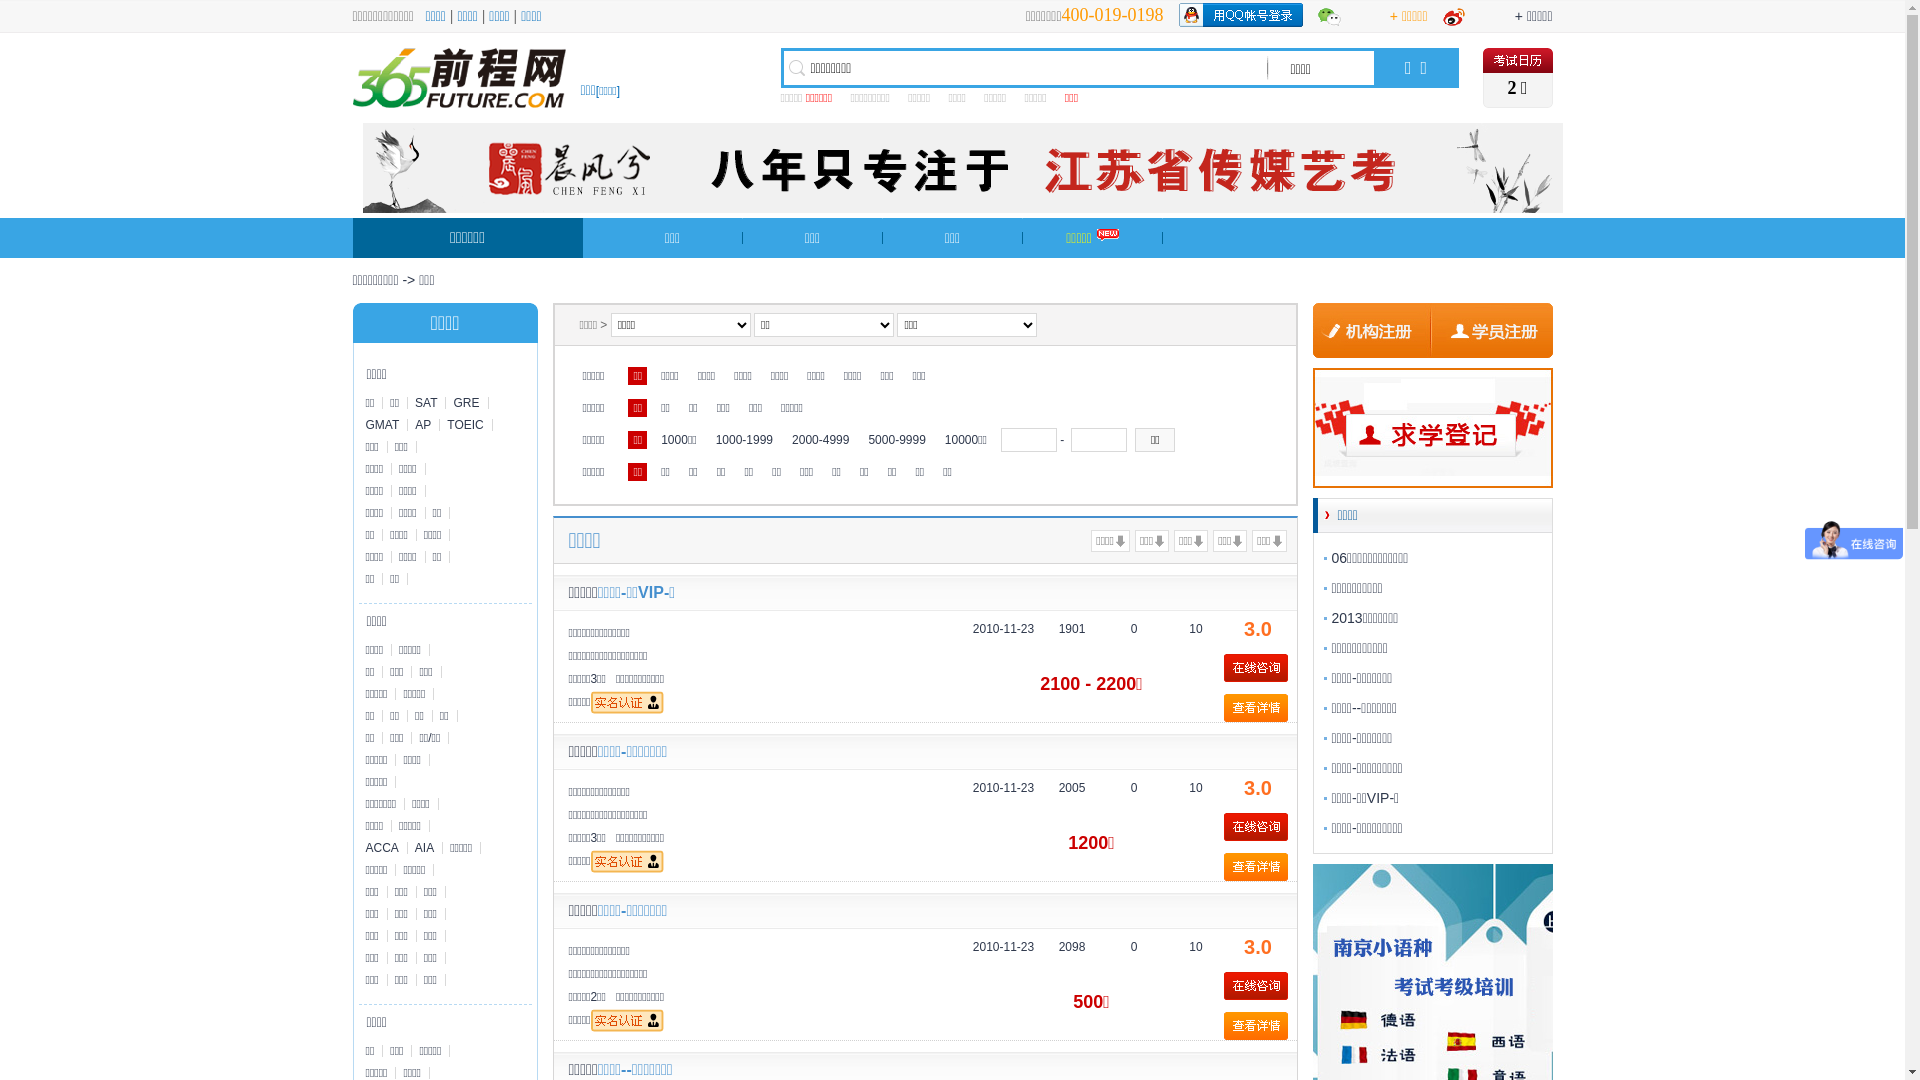 This screenshot has width=1920, height=1080. I want to click on 'ACCA', so click(382, 848).